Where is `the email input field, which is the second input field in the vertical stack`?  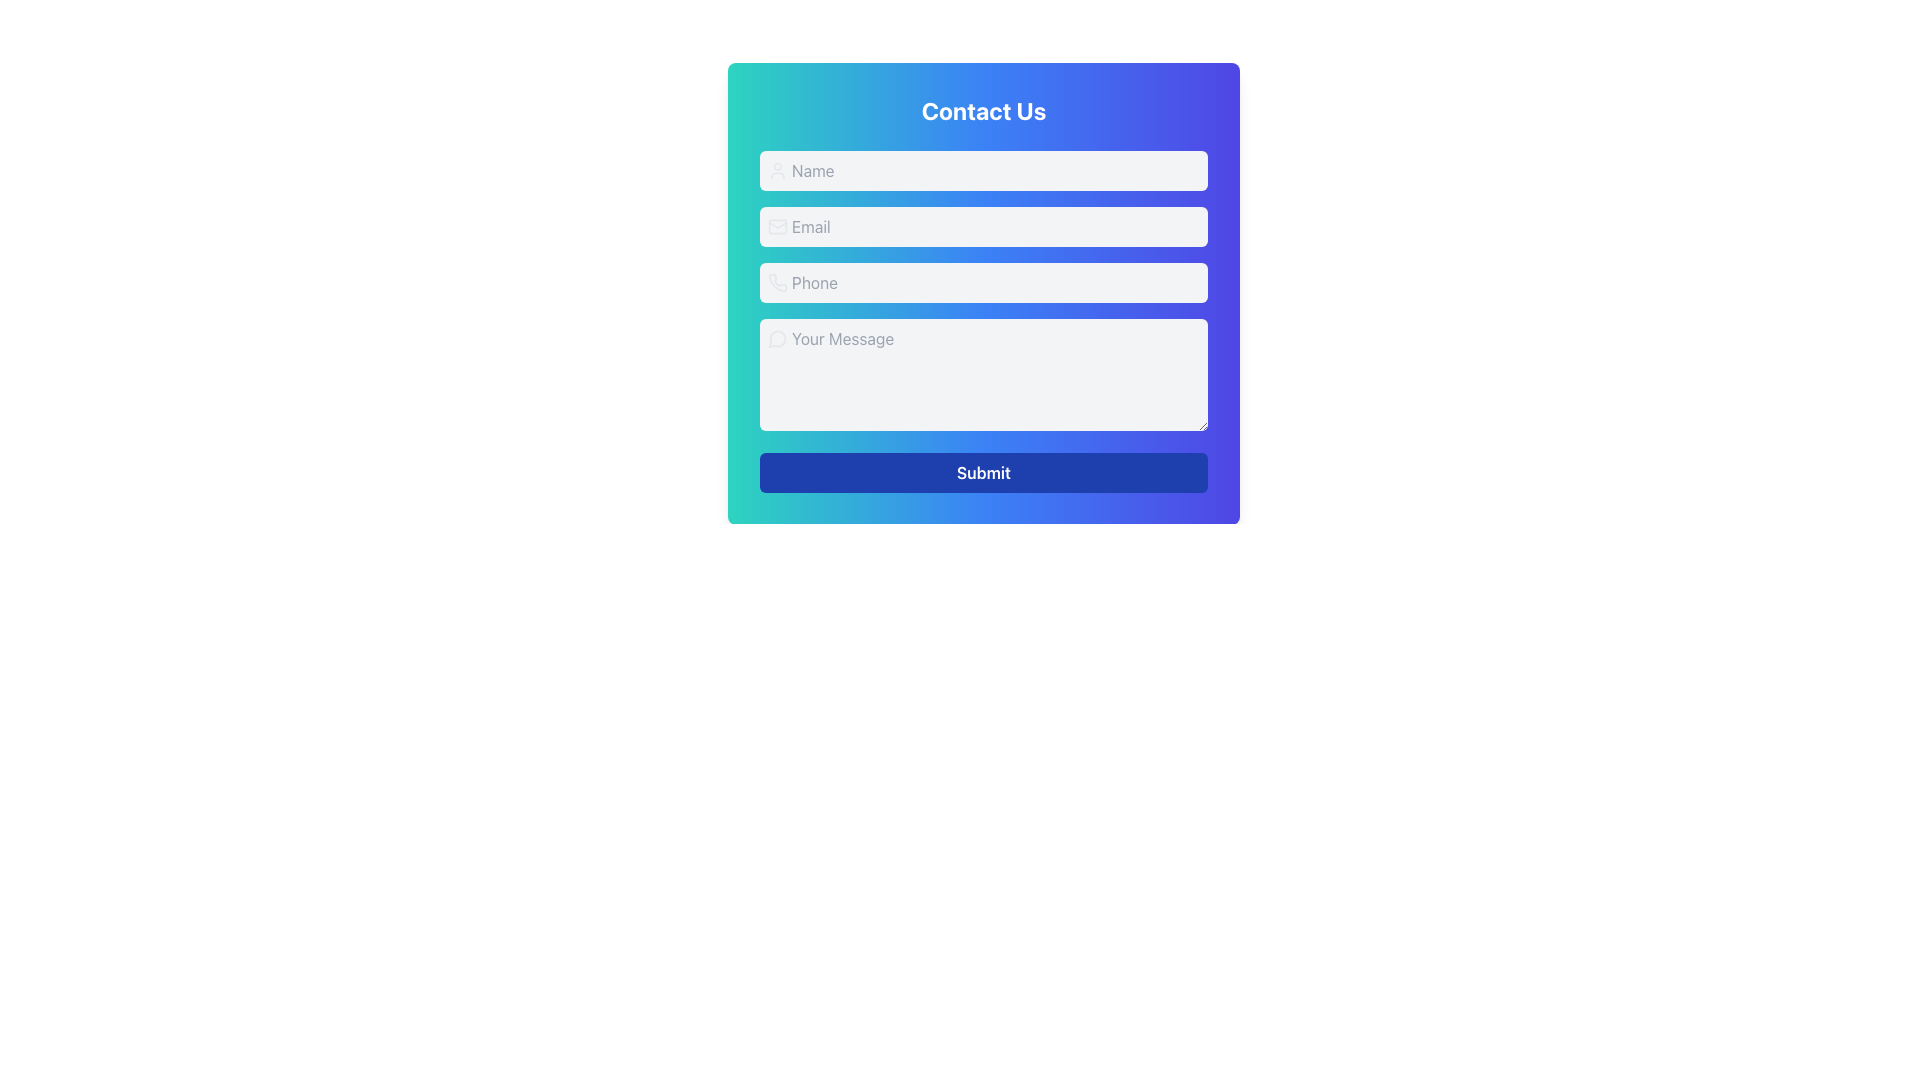
the email input field, which is the second input field in the vertical stack is located at coordinates (983, 226).